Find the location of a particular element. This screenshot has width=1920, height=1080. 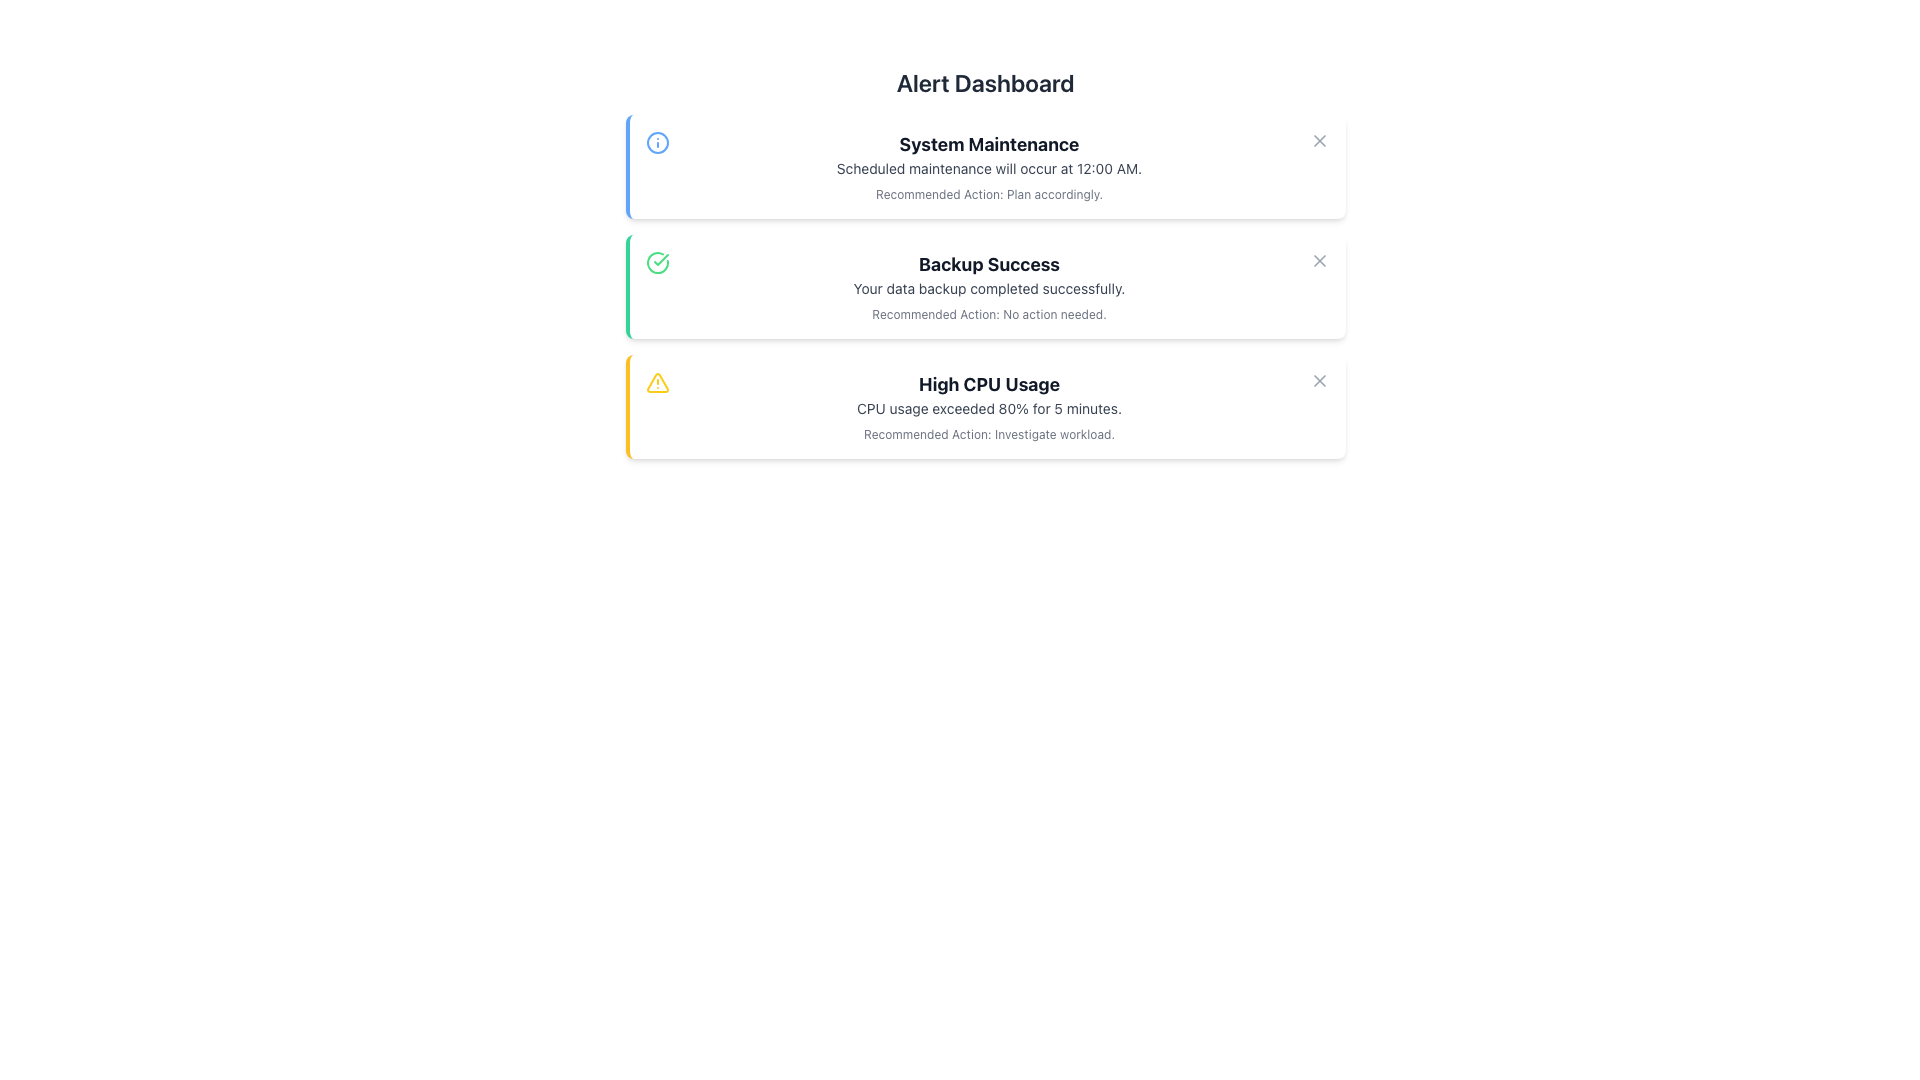

the 'X' icon in the top-right corner of the 'Backup Success' alert card is located at coordinates (1319, 260).